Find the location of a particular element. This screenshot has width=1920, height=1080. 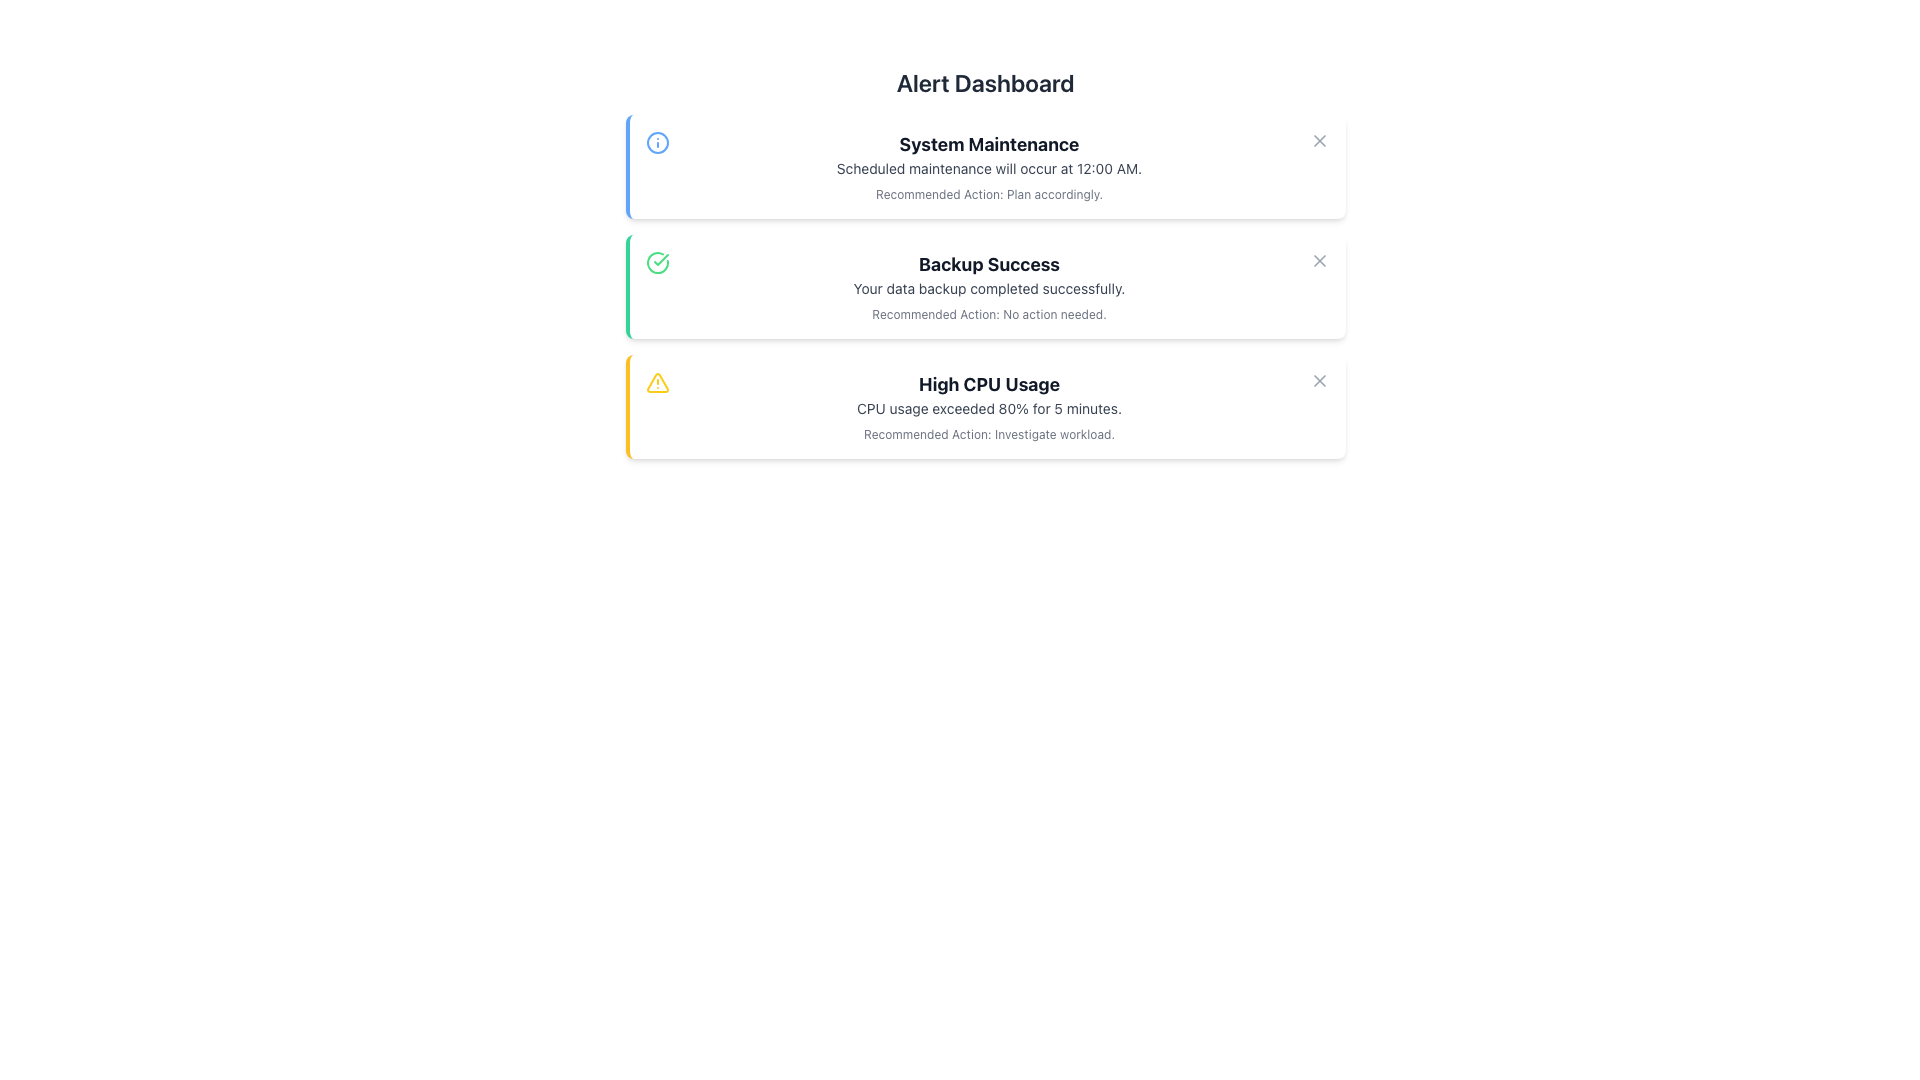

the 'X' icon in the top-right corner of the 'Backup Success' alert card is located at coordinates (1319, 260).